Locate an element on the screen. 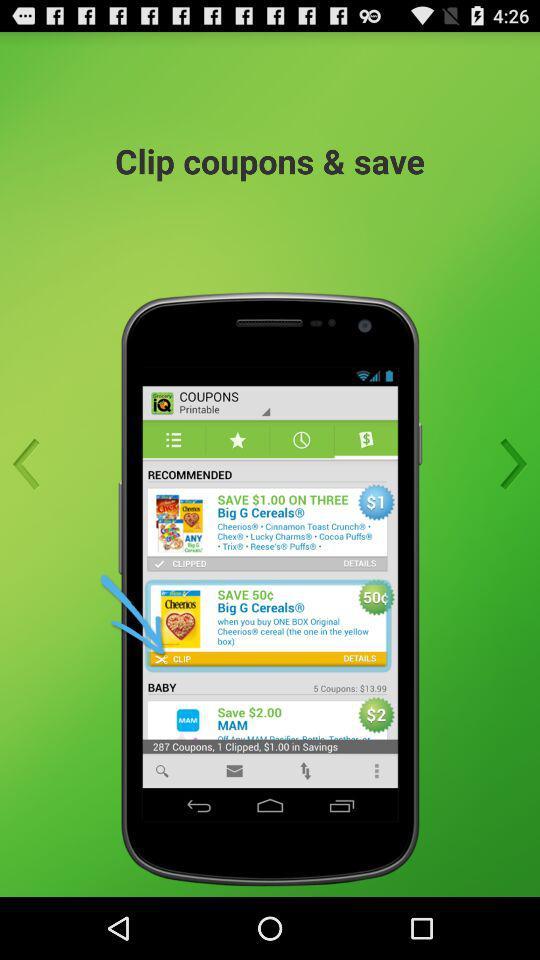 The height and width of the screenshot is (960, 540). go next is located at coordinates (507, 464).